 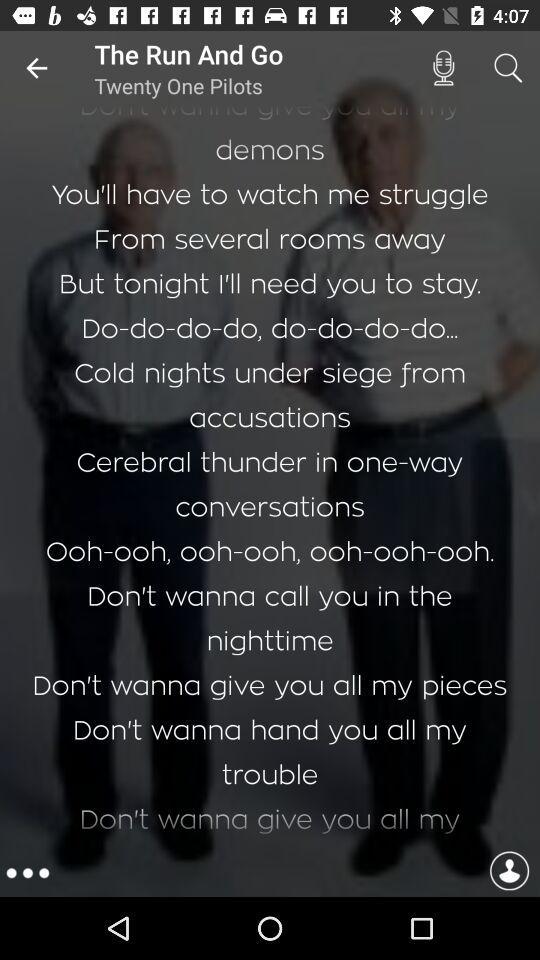 What do you see at coordinates (443, 68) in the screenshot?
I see `the icon next to the run and icon` at bounding box center [443, 68].